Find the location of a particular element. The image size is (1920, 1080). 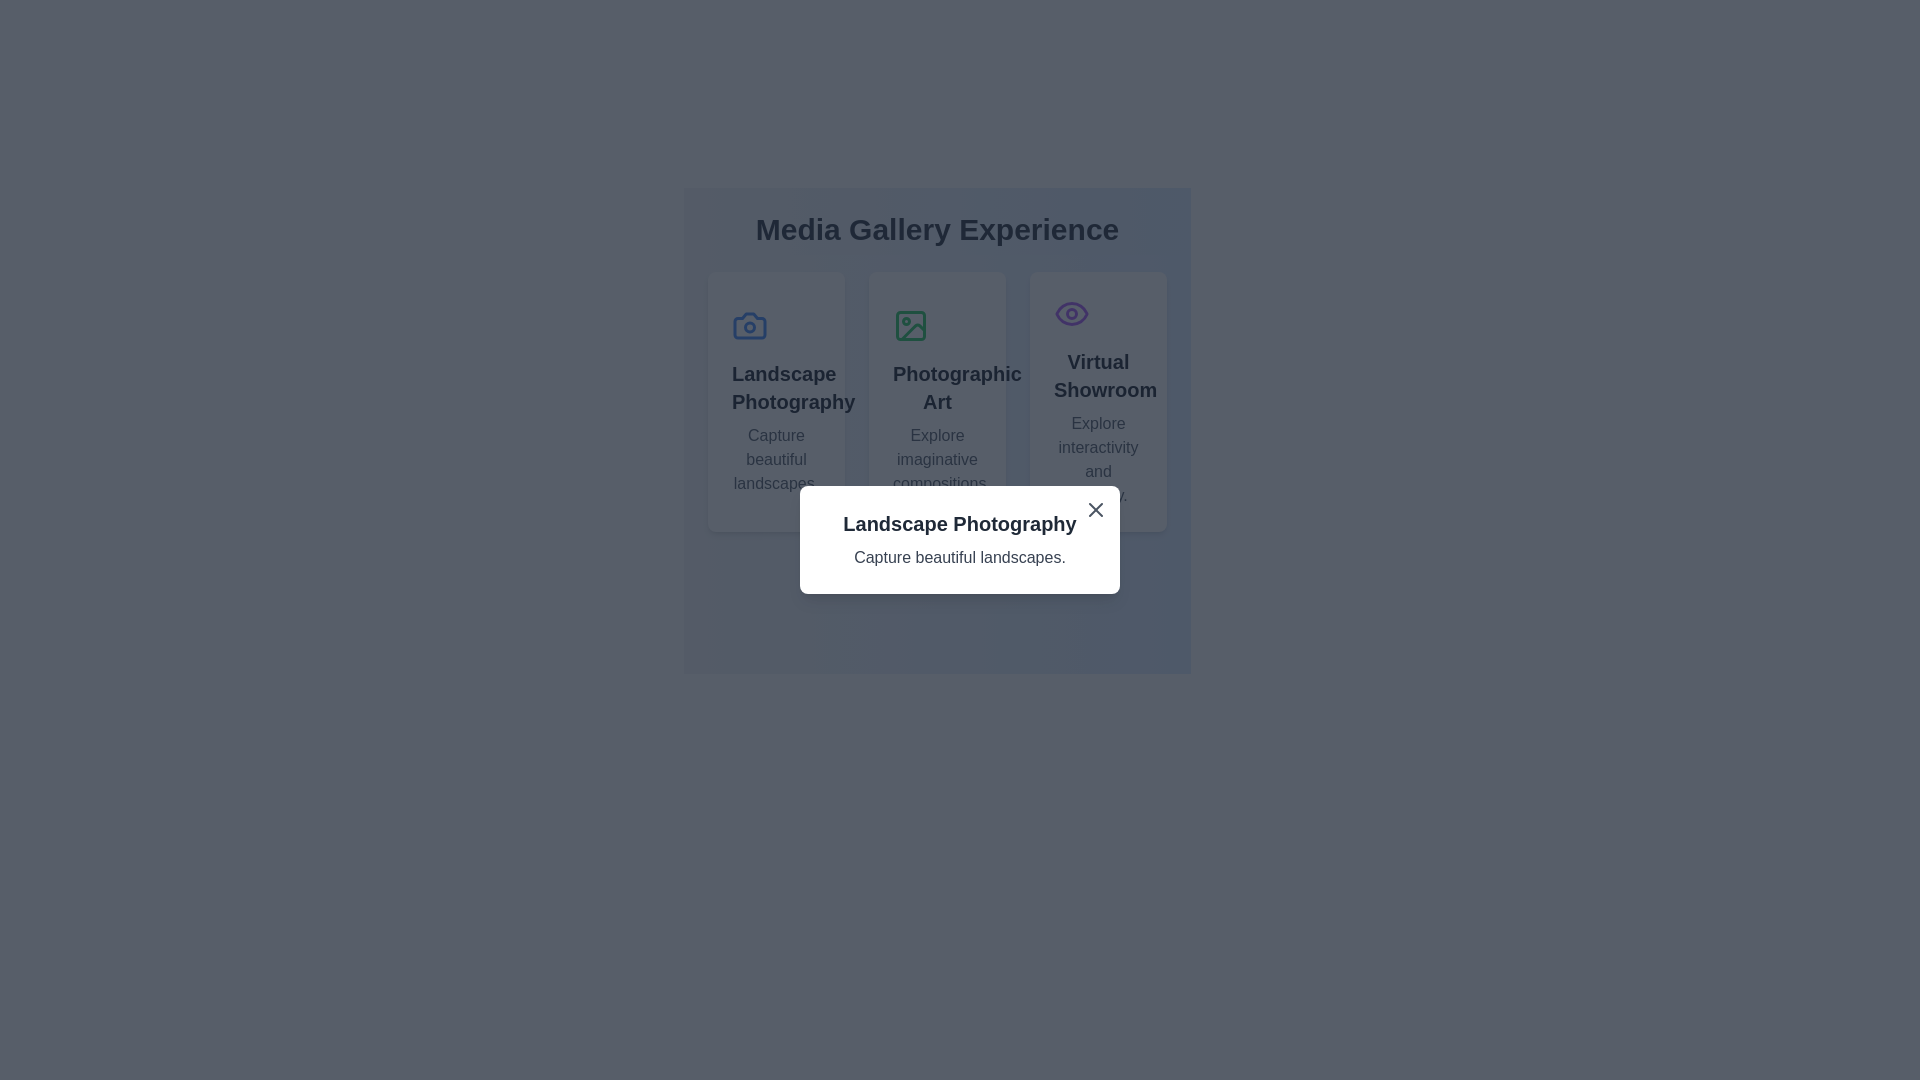

the close button icon in the top-right corner of the pop-up dialog box, adjacent to 'Landscape Photography' is located at coordinates (1094, 508).